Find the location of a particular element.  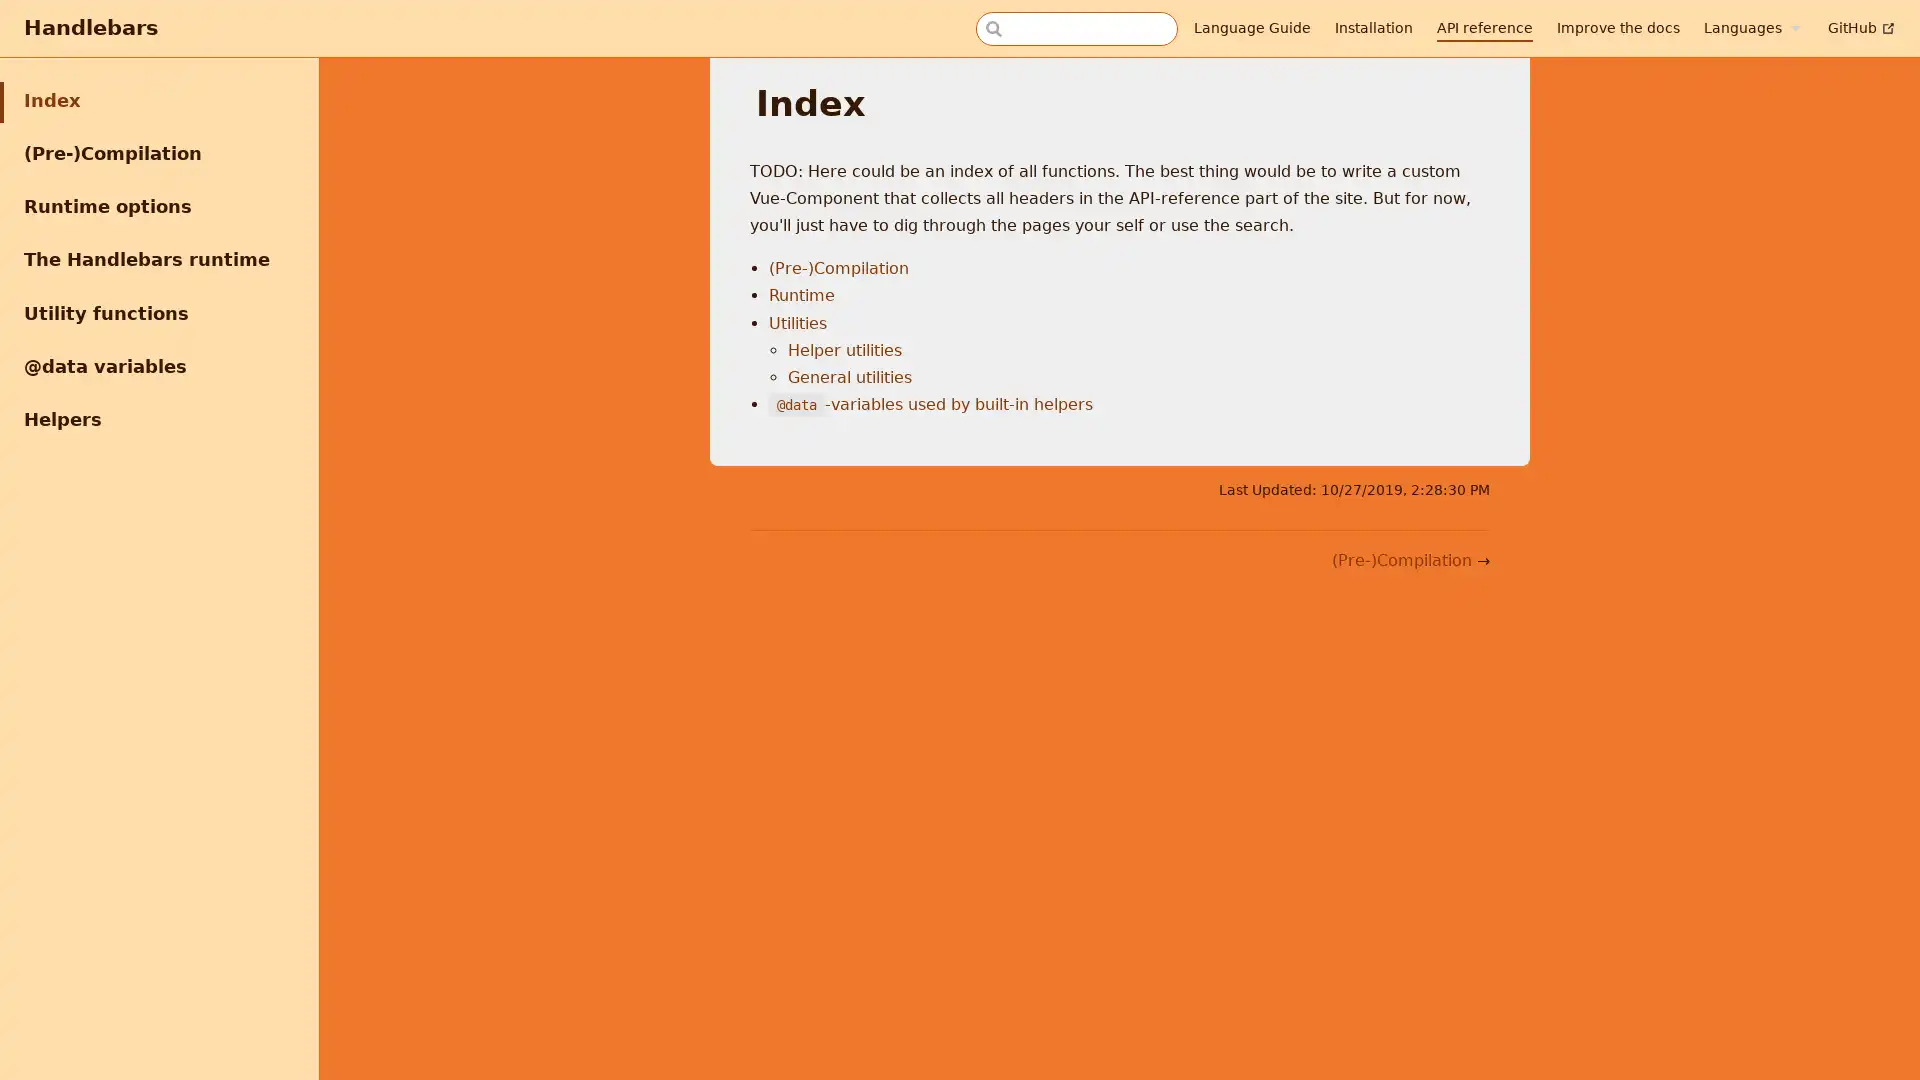

Languages is located at coordinates (1750, 27).